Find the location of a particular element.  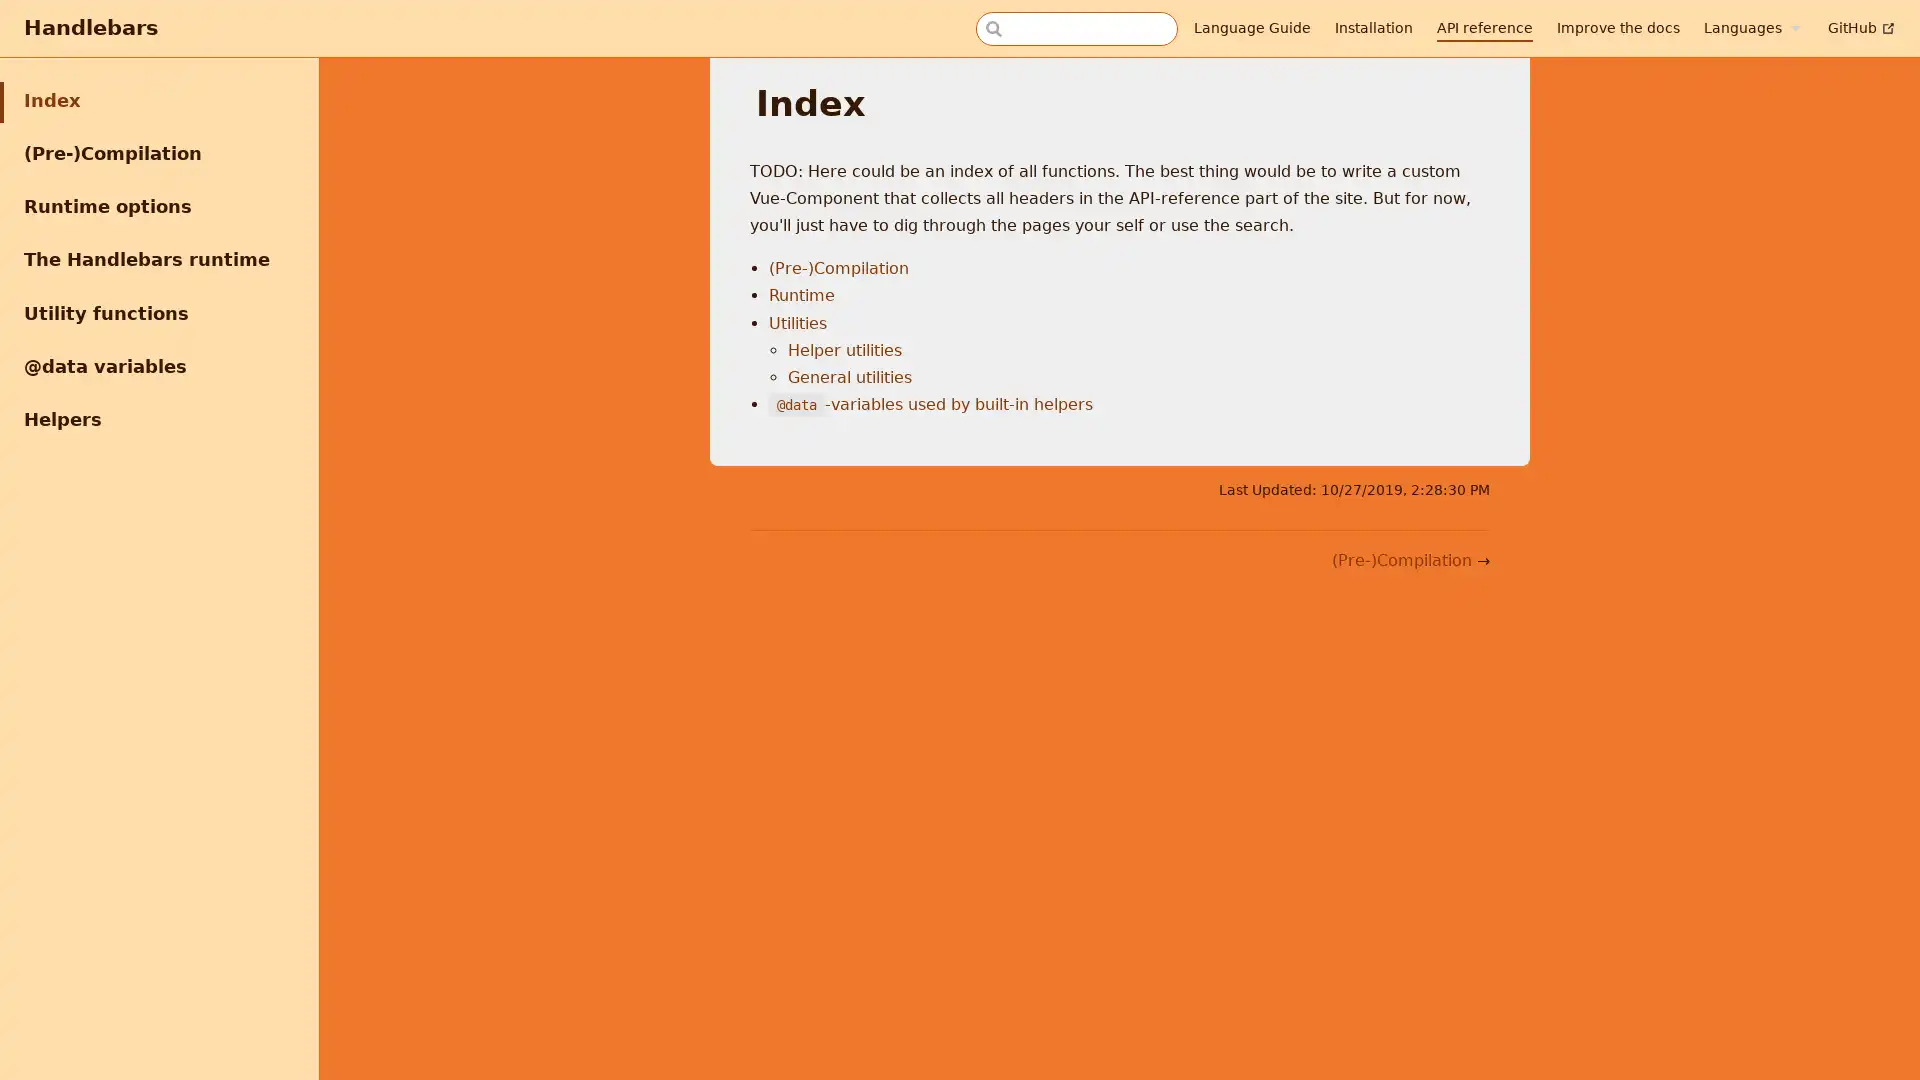

Languages is located at coordinates (1750, 27).